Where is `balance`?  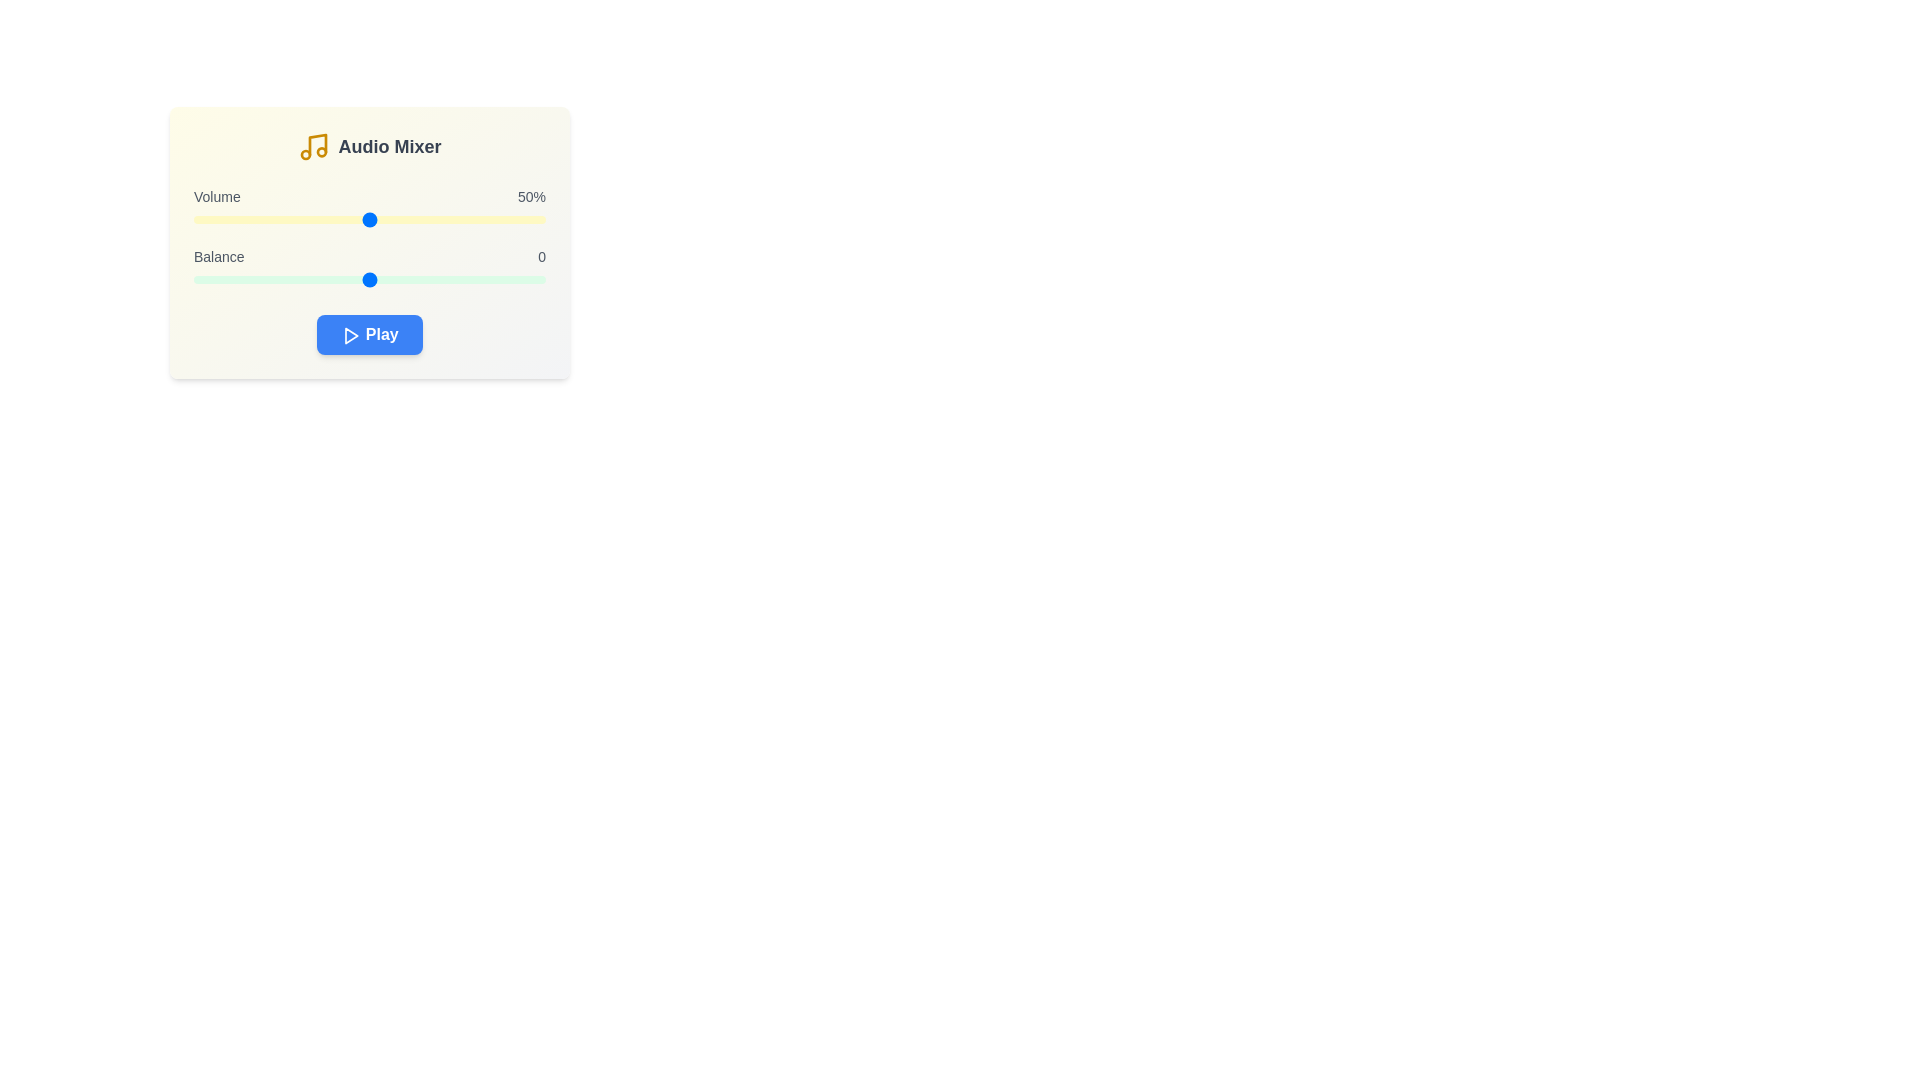
balance is located at coordinates (394, 280).